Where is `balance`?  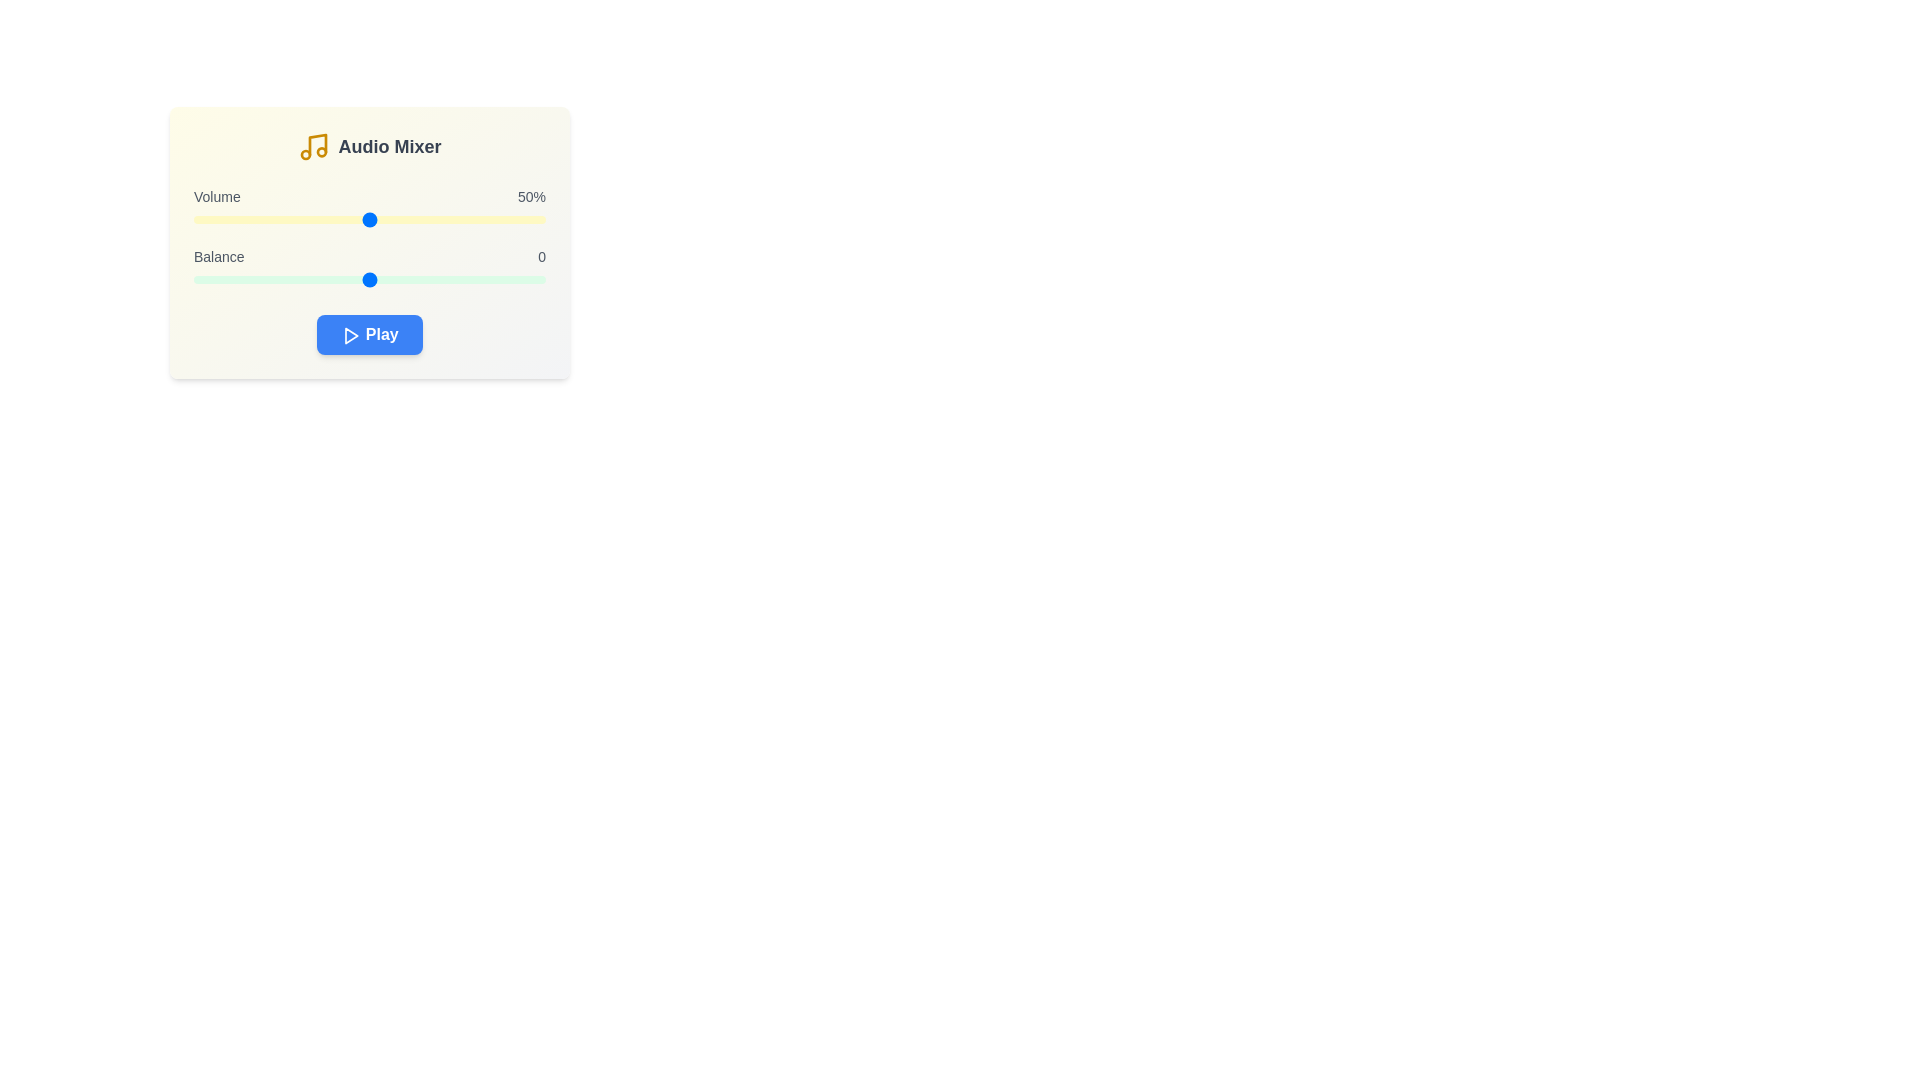
balance is located at coordinates (394, 280).